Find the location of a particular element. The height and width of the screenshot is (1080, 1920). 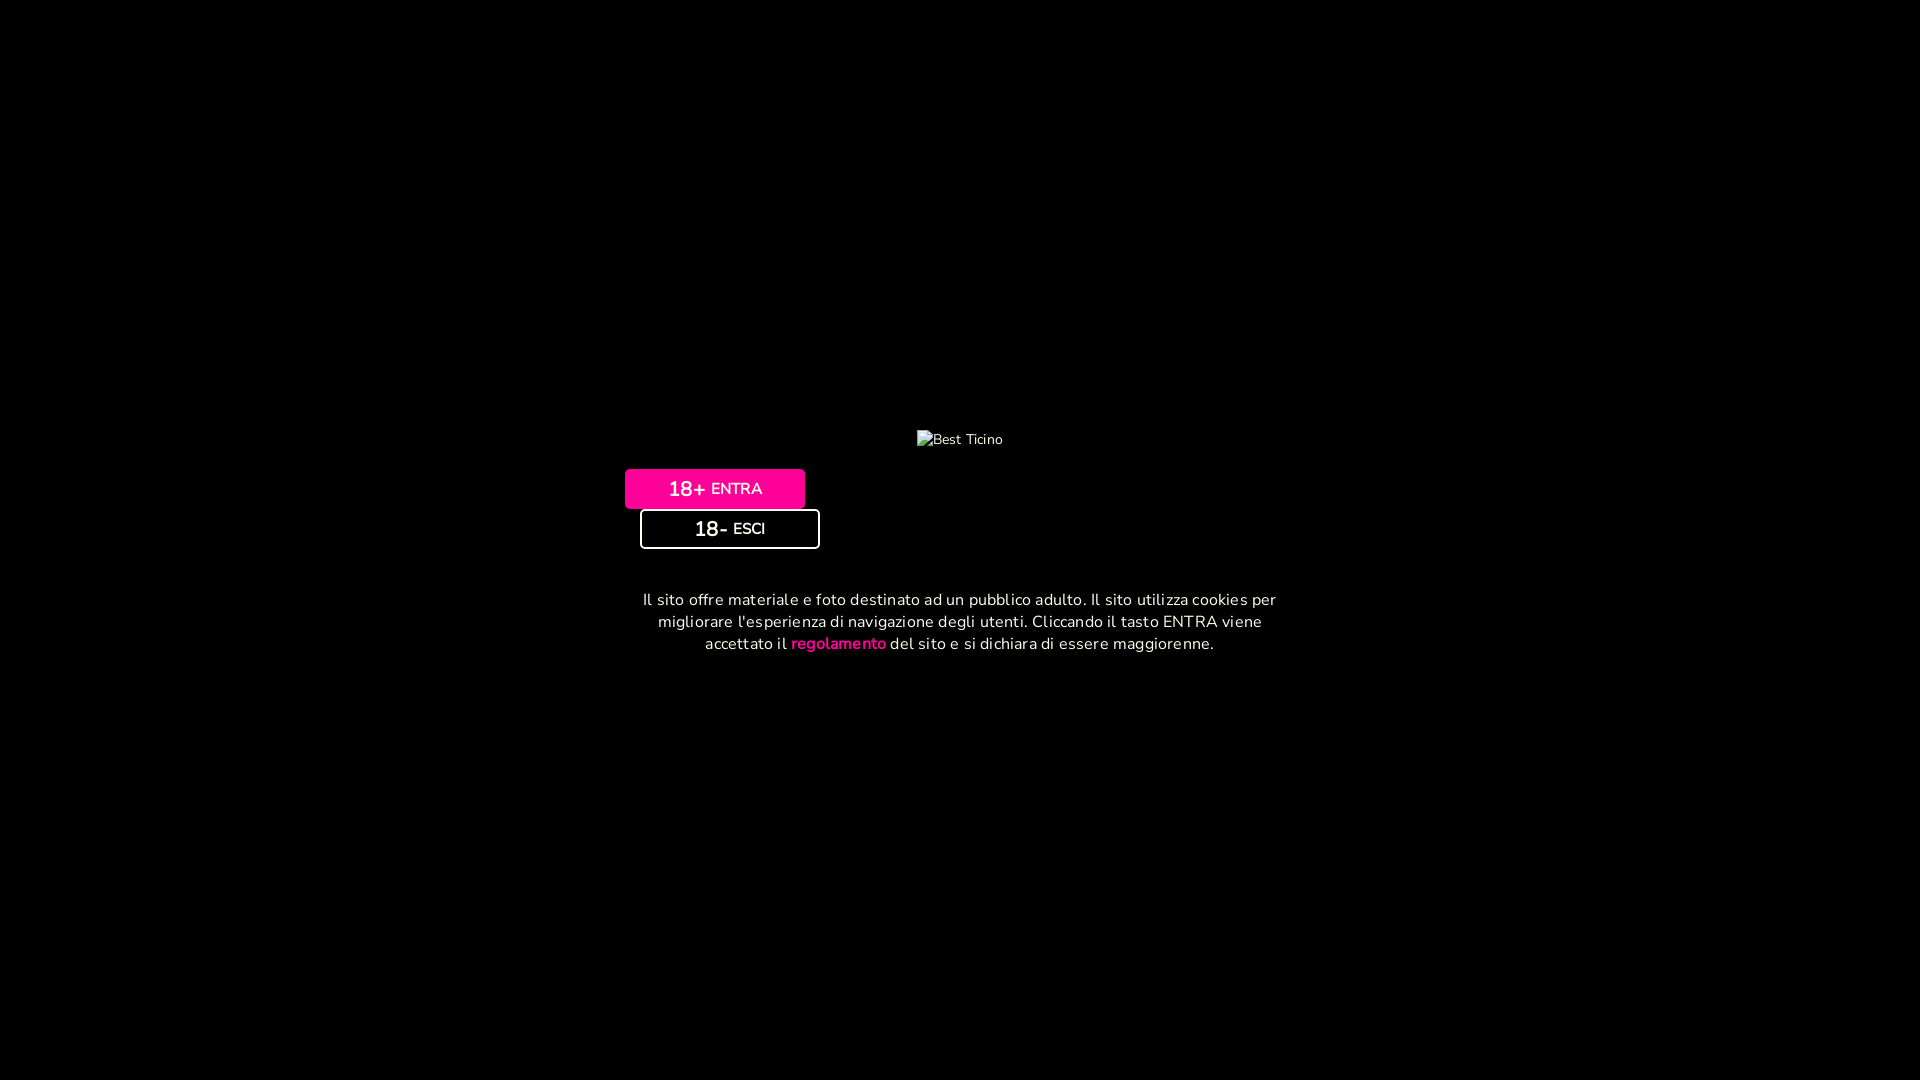

'regolamento' is located at coordinates (838, 644).